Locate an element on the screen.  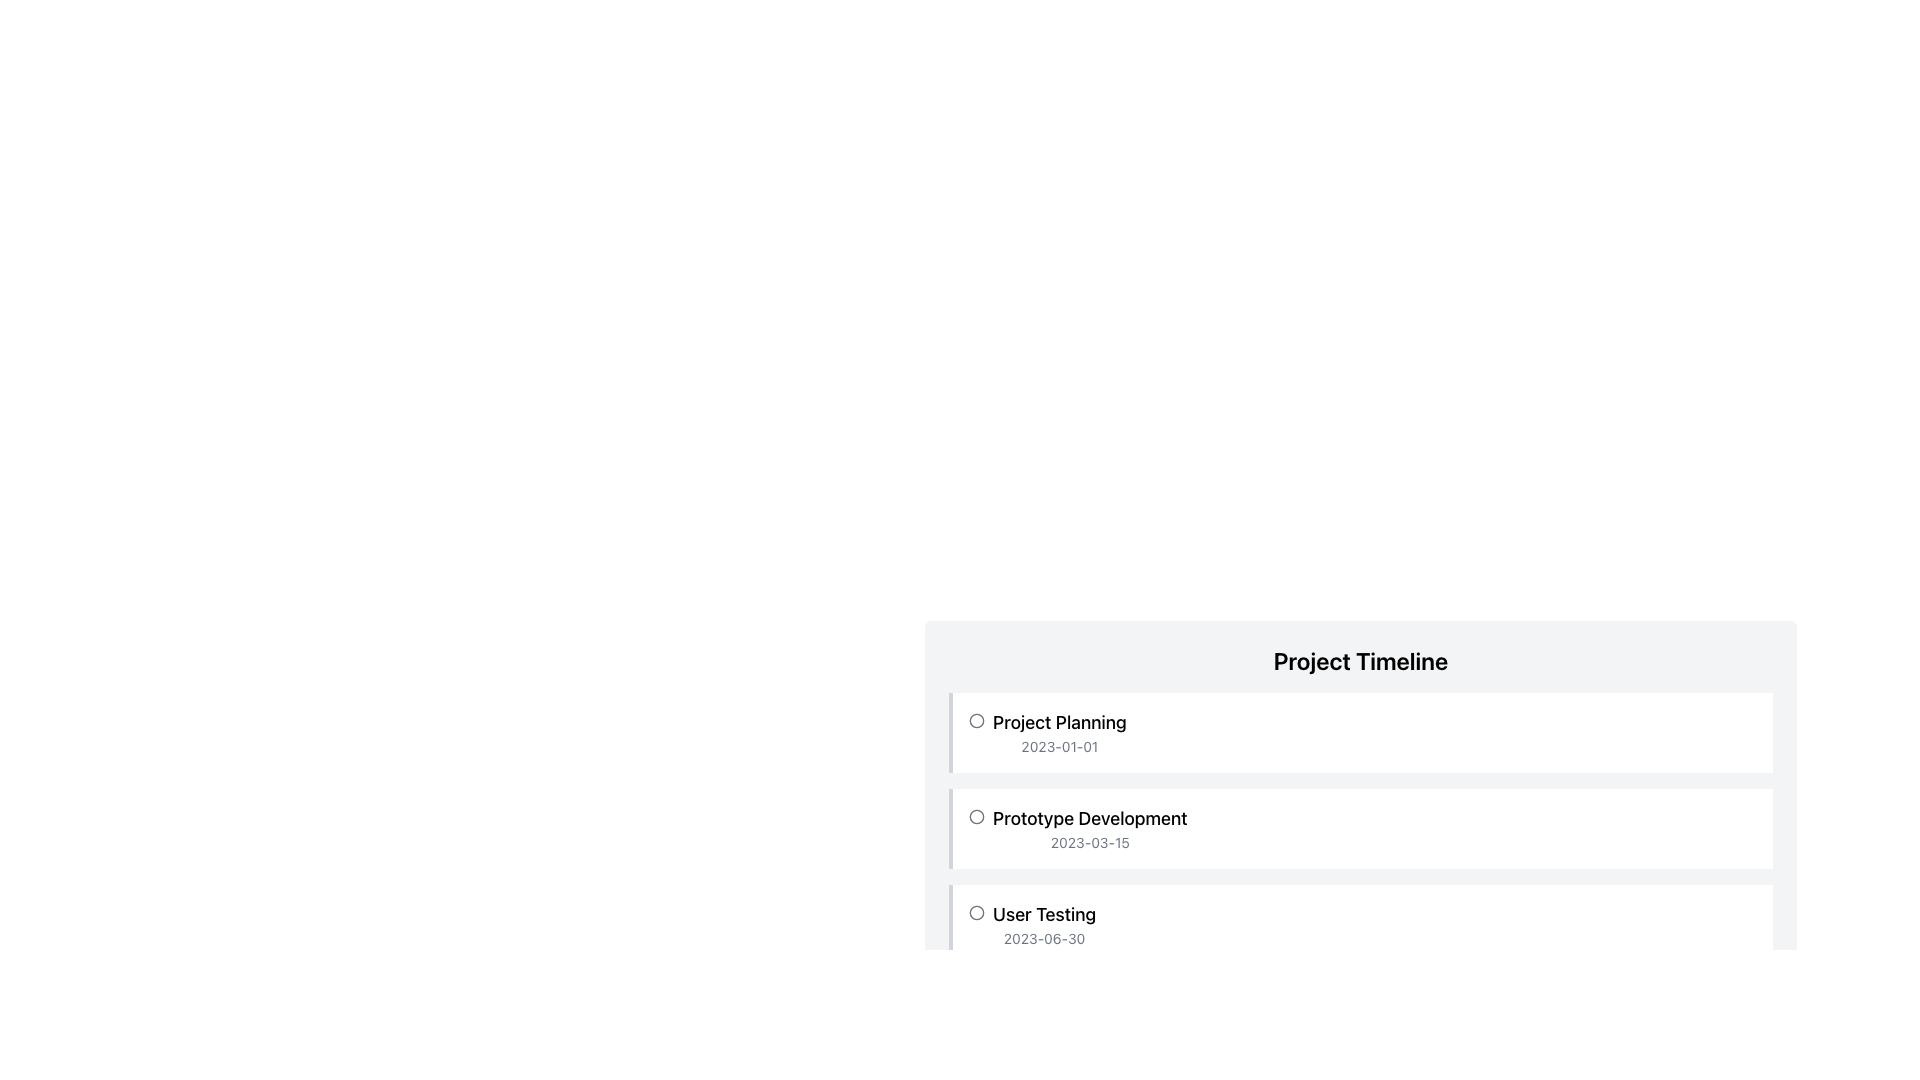
the text block that displays a title and date, located below 'Project Planning' and above 'User Testing' in the vertical timeline is located at coordinates (1089, 829).